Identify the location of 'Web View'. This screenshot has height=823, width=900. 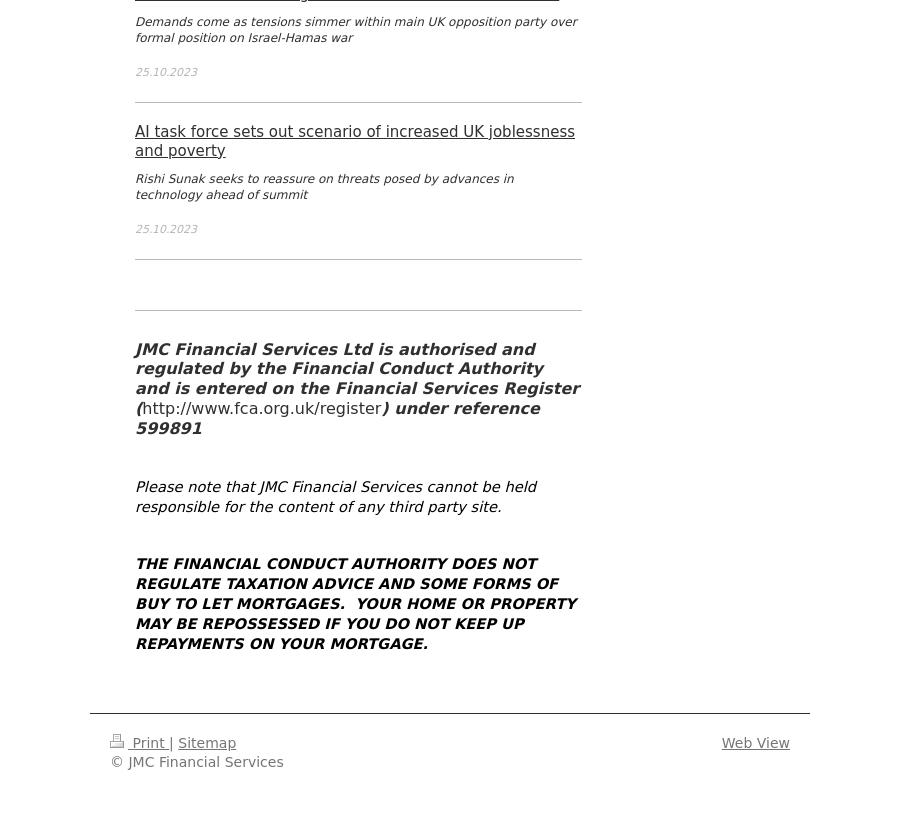
(754, 742).